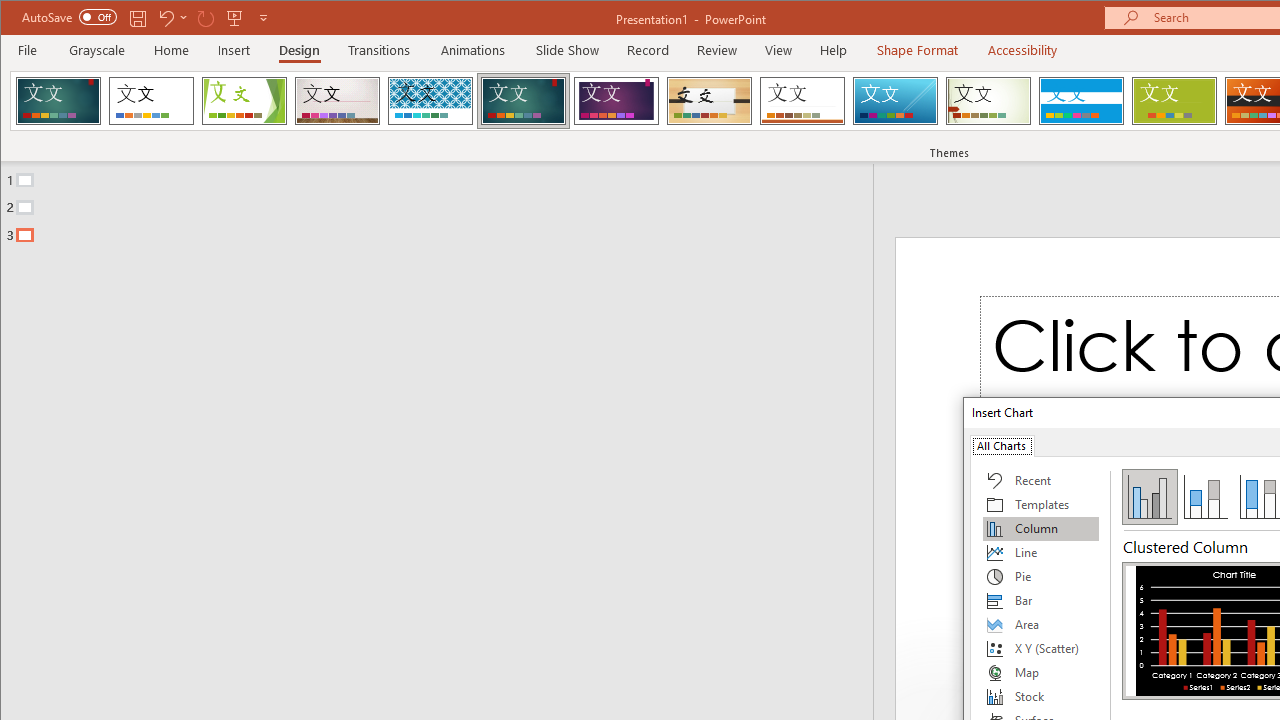 Image resolution: width=1280 pixels, height=720 pixels. Describe the element at coordinates (96, 49) in the screenshot. I see `'Grayscale'` at that location.